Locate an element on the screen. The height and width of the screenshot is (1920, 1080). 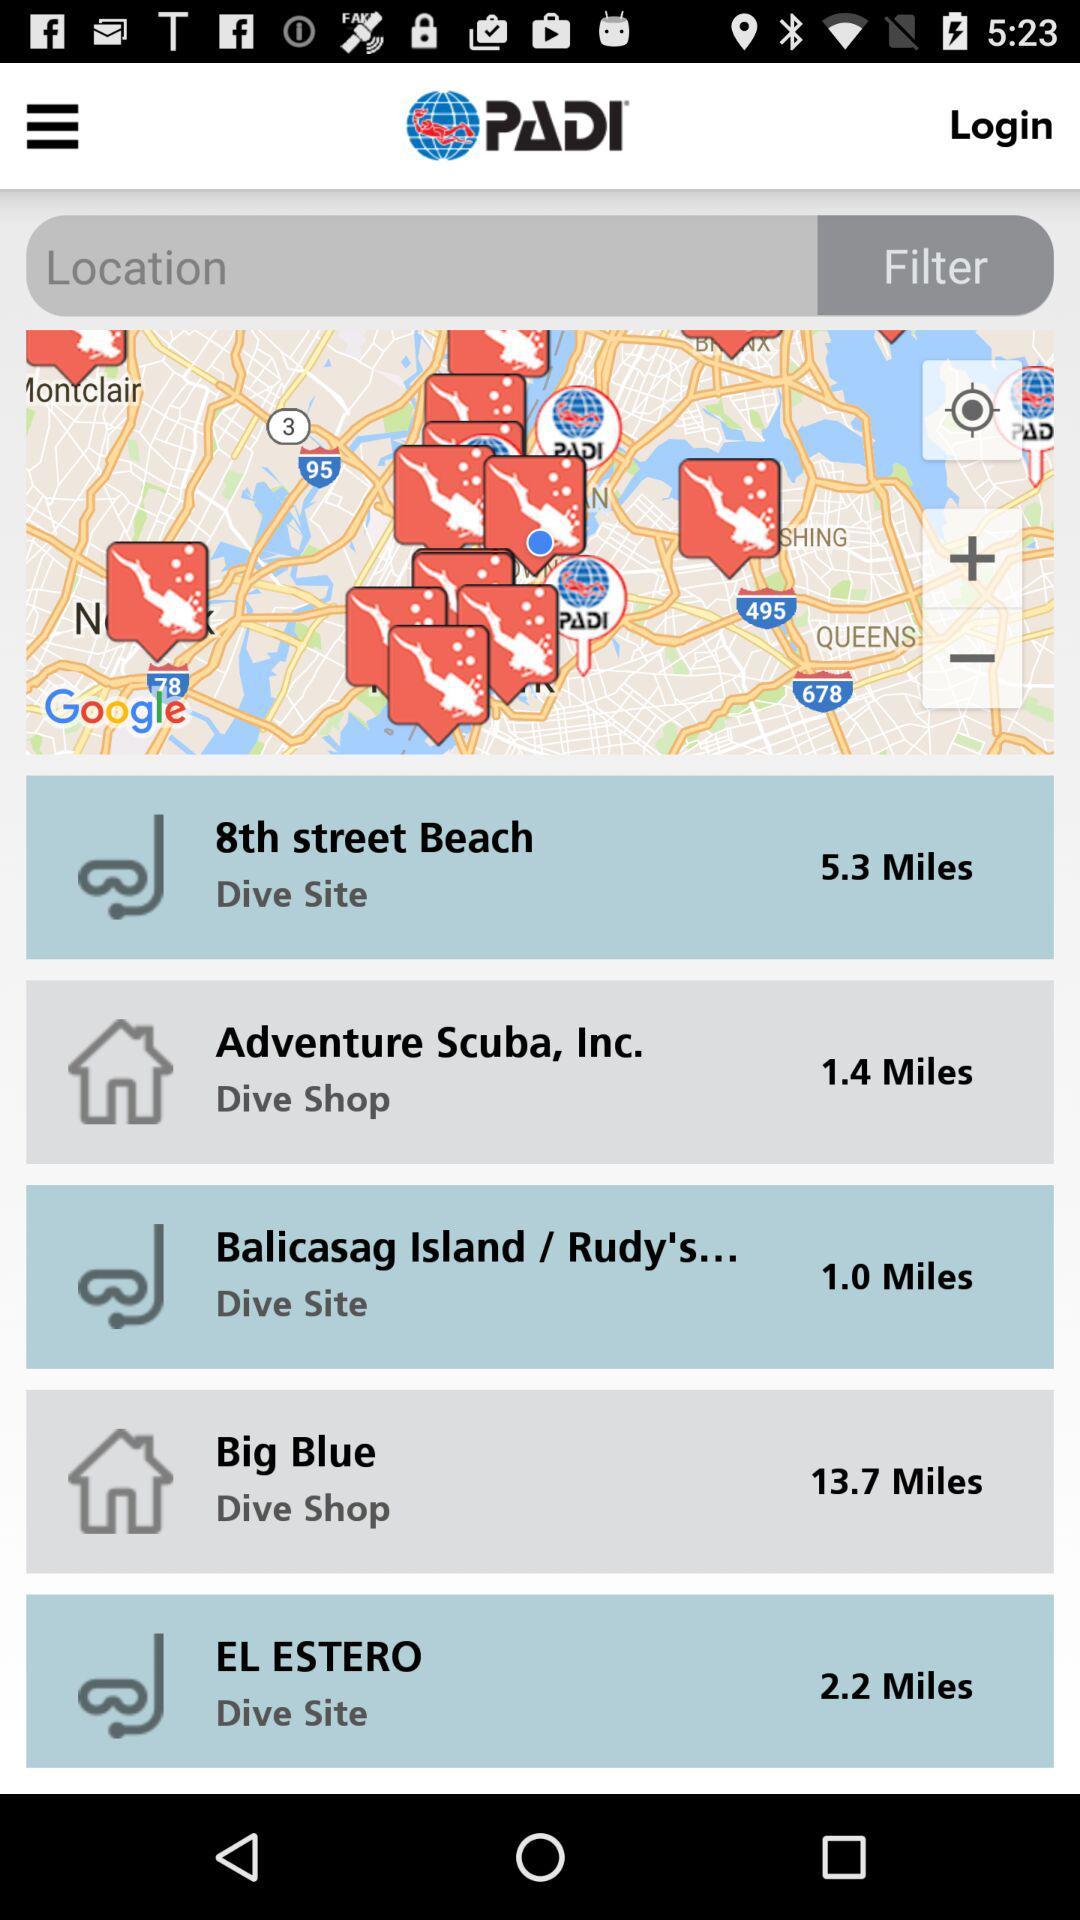
the item to the left of 1.0 miles is located at coordinates (490, 1230).